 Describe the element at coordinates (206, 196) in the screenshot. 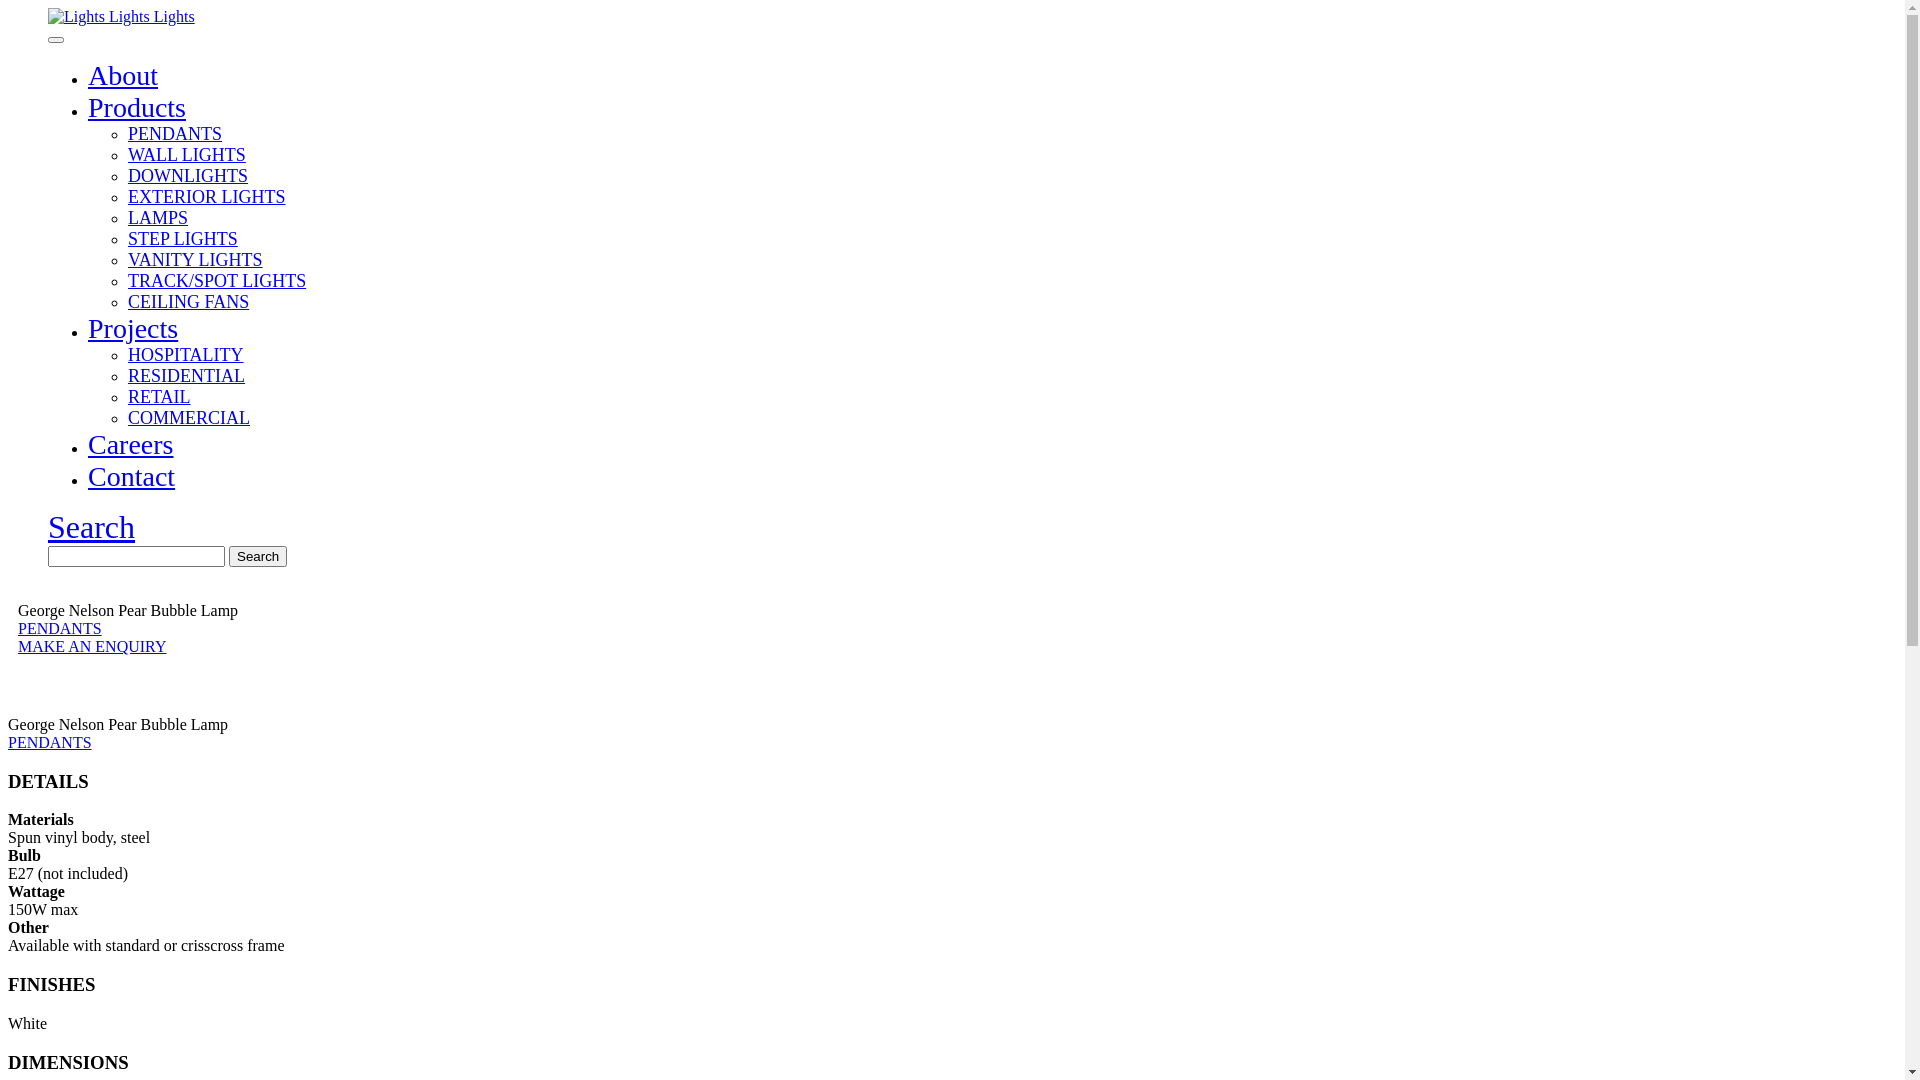

I see `'EXTERIOR LIGHTS'` at that location.